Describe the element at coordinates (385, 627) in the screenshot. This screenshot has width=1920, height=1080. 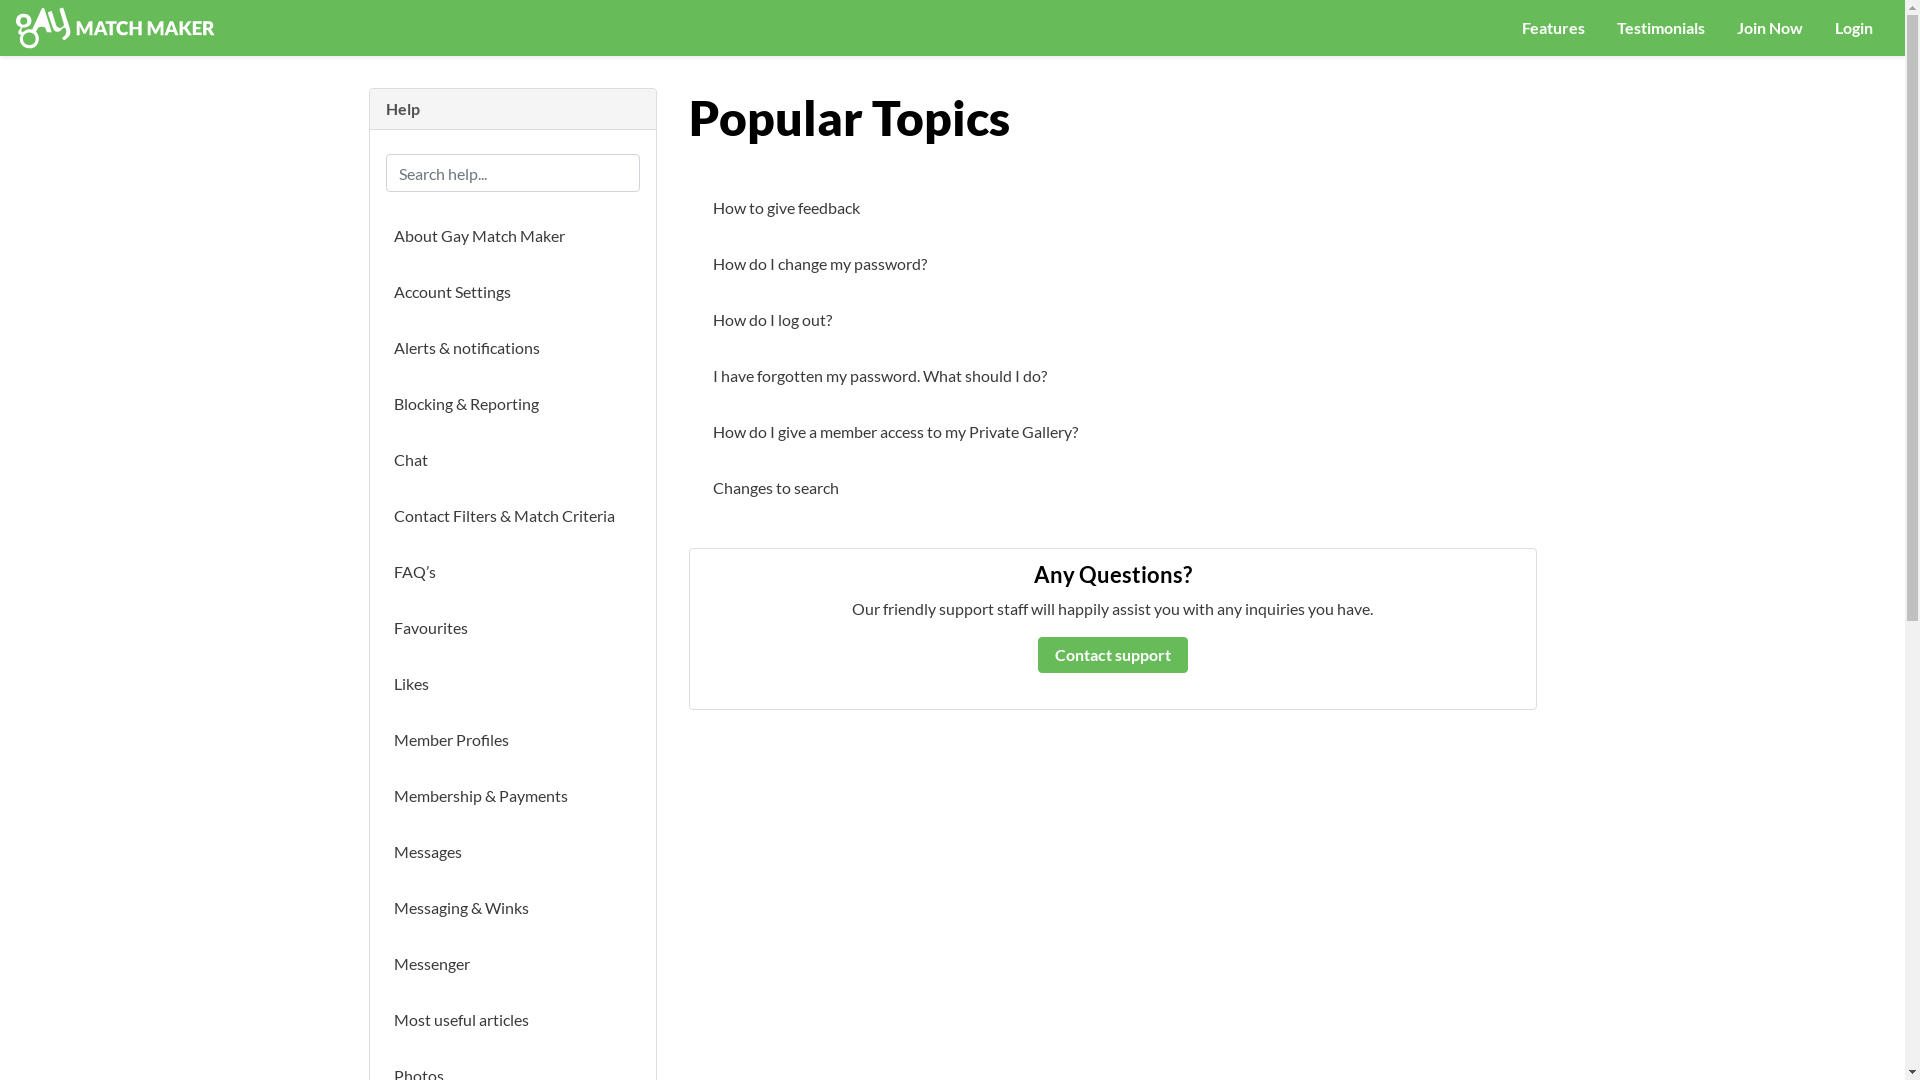
I see `'Favourites'` at that location.